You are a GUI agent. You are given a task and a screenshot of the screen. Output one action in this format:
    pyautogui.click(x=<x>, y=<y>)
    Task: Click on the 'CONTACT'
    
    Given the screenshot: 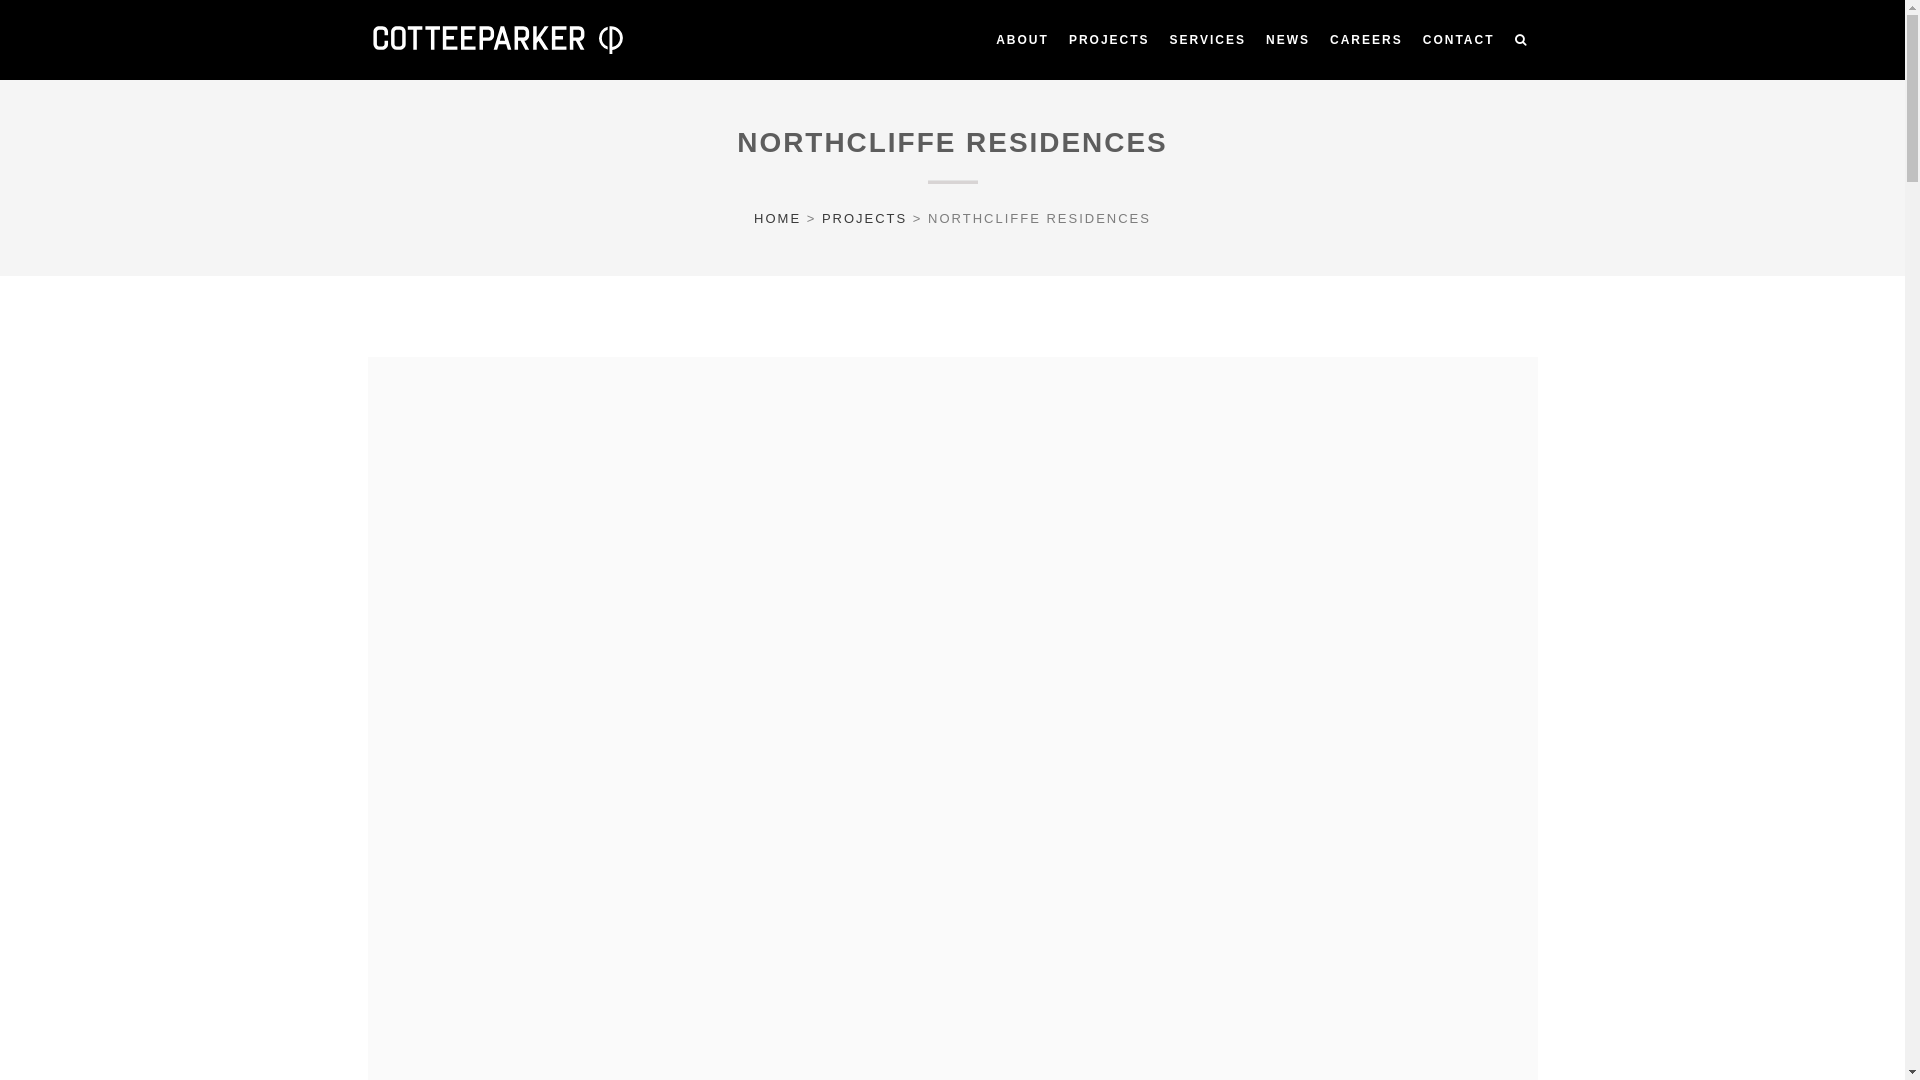 What is the action you would take?
    pyautogui.click(x=1411, y=39)
    